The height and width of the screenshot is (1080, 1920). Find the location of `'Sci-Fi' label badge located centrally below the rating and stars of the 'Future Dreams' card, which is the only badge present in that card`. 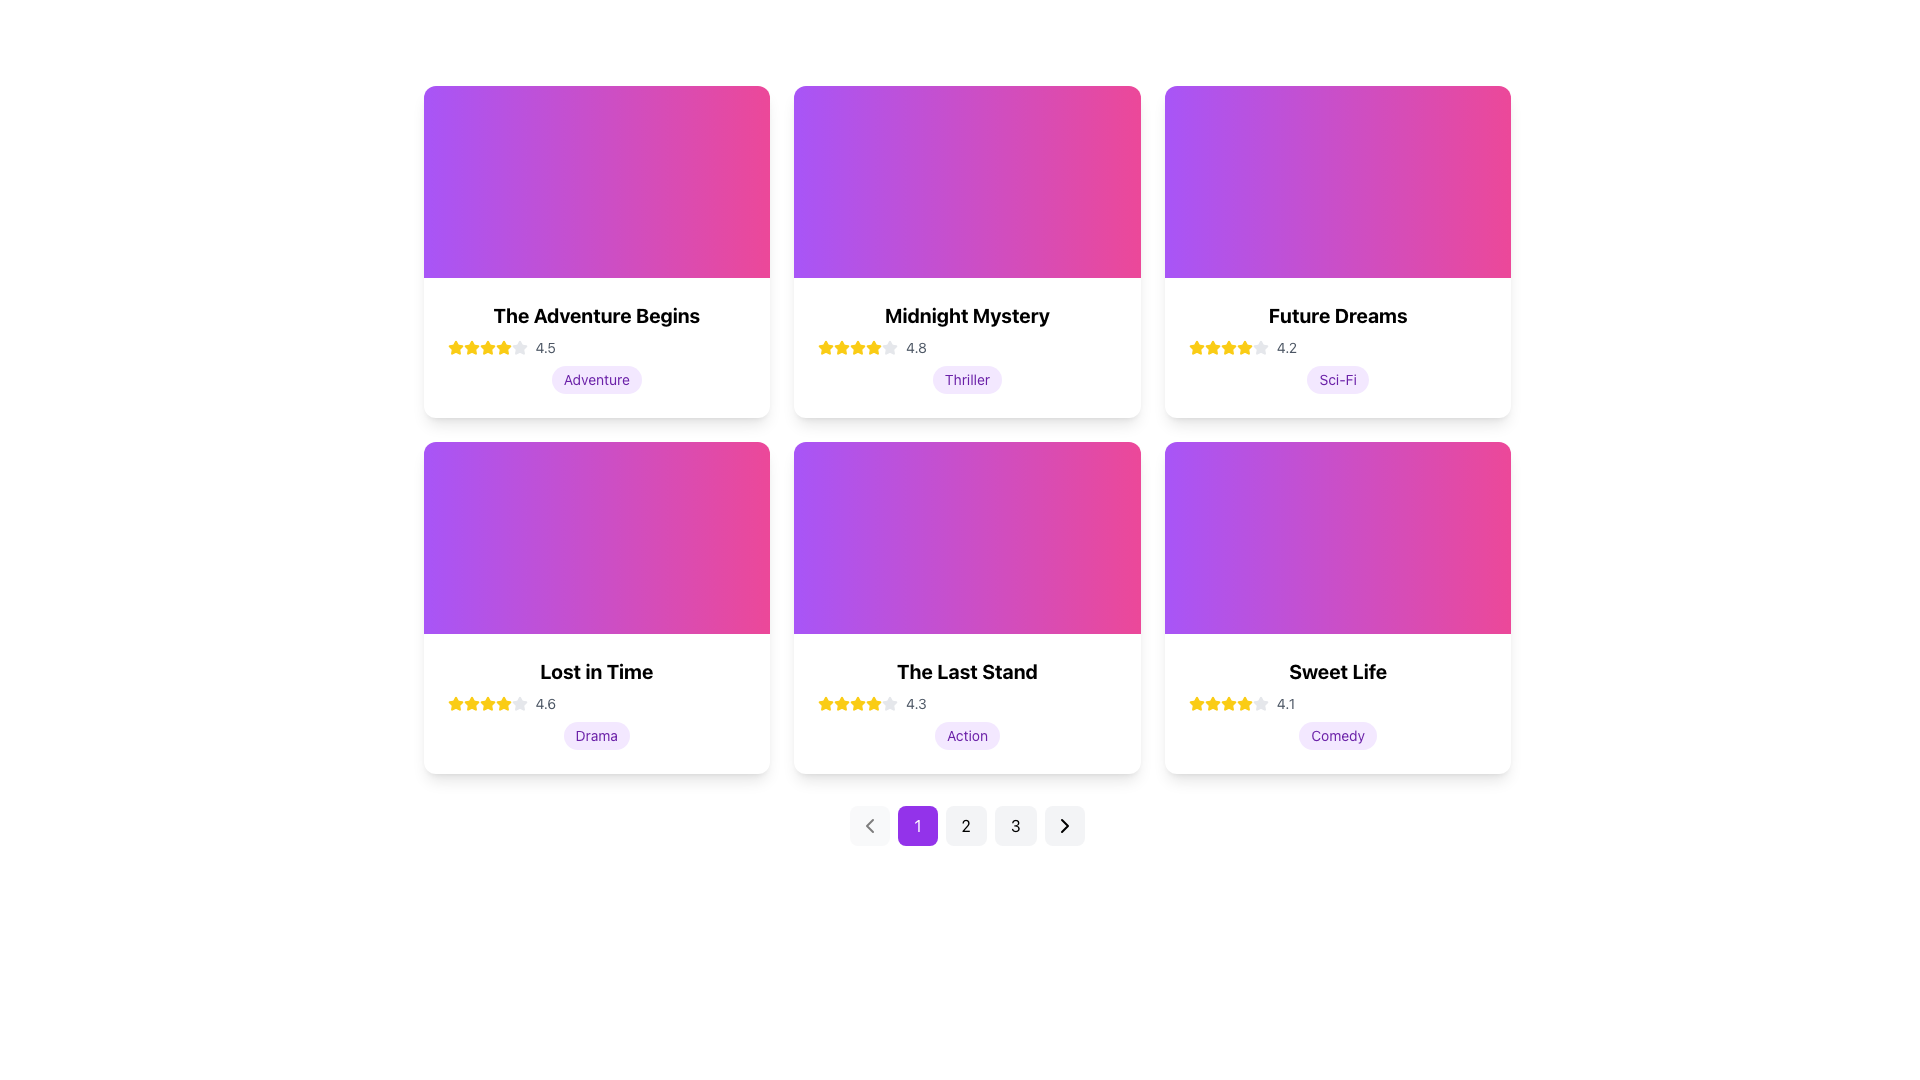

'Sci-Fi' label badge located centrally below the rating and stars of the 'Future Dreams' card, which is the only badge present in that card is located at coordinates (1338, 380).